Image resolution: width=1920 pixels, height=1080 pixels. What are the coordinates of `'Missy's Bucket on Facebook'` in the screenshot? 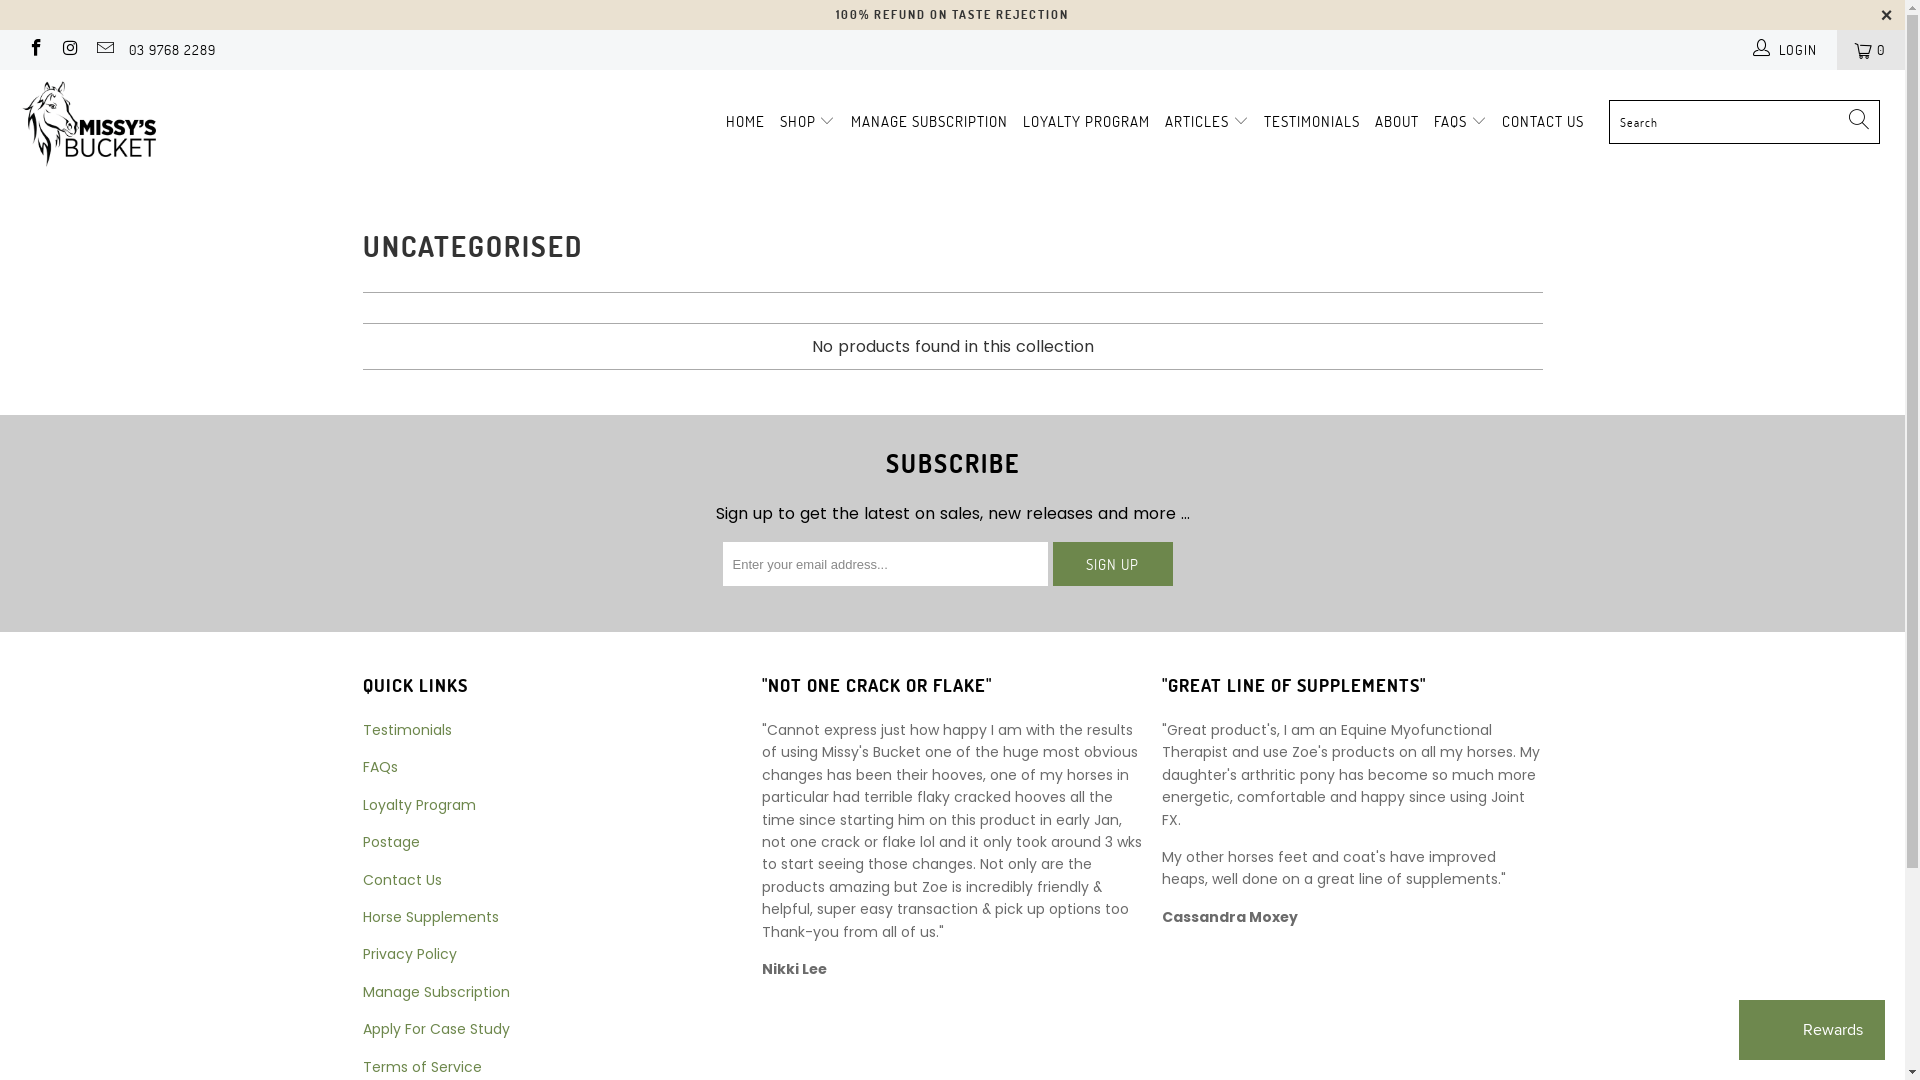 It's located at (34, 49).